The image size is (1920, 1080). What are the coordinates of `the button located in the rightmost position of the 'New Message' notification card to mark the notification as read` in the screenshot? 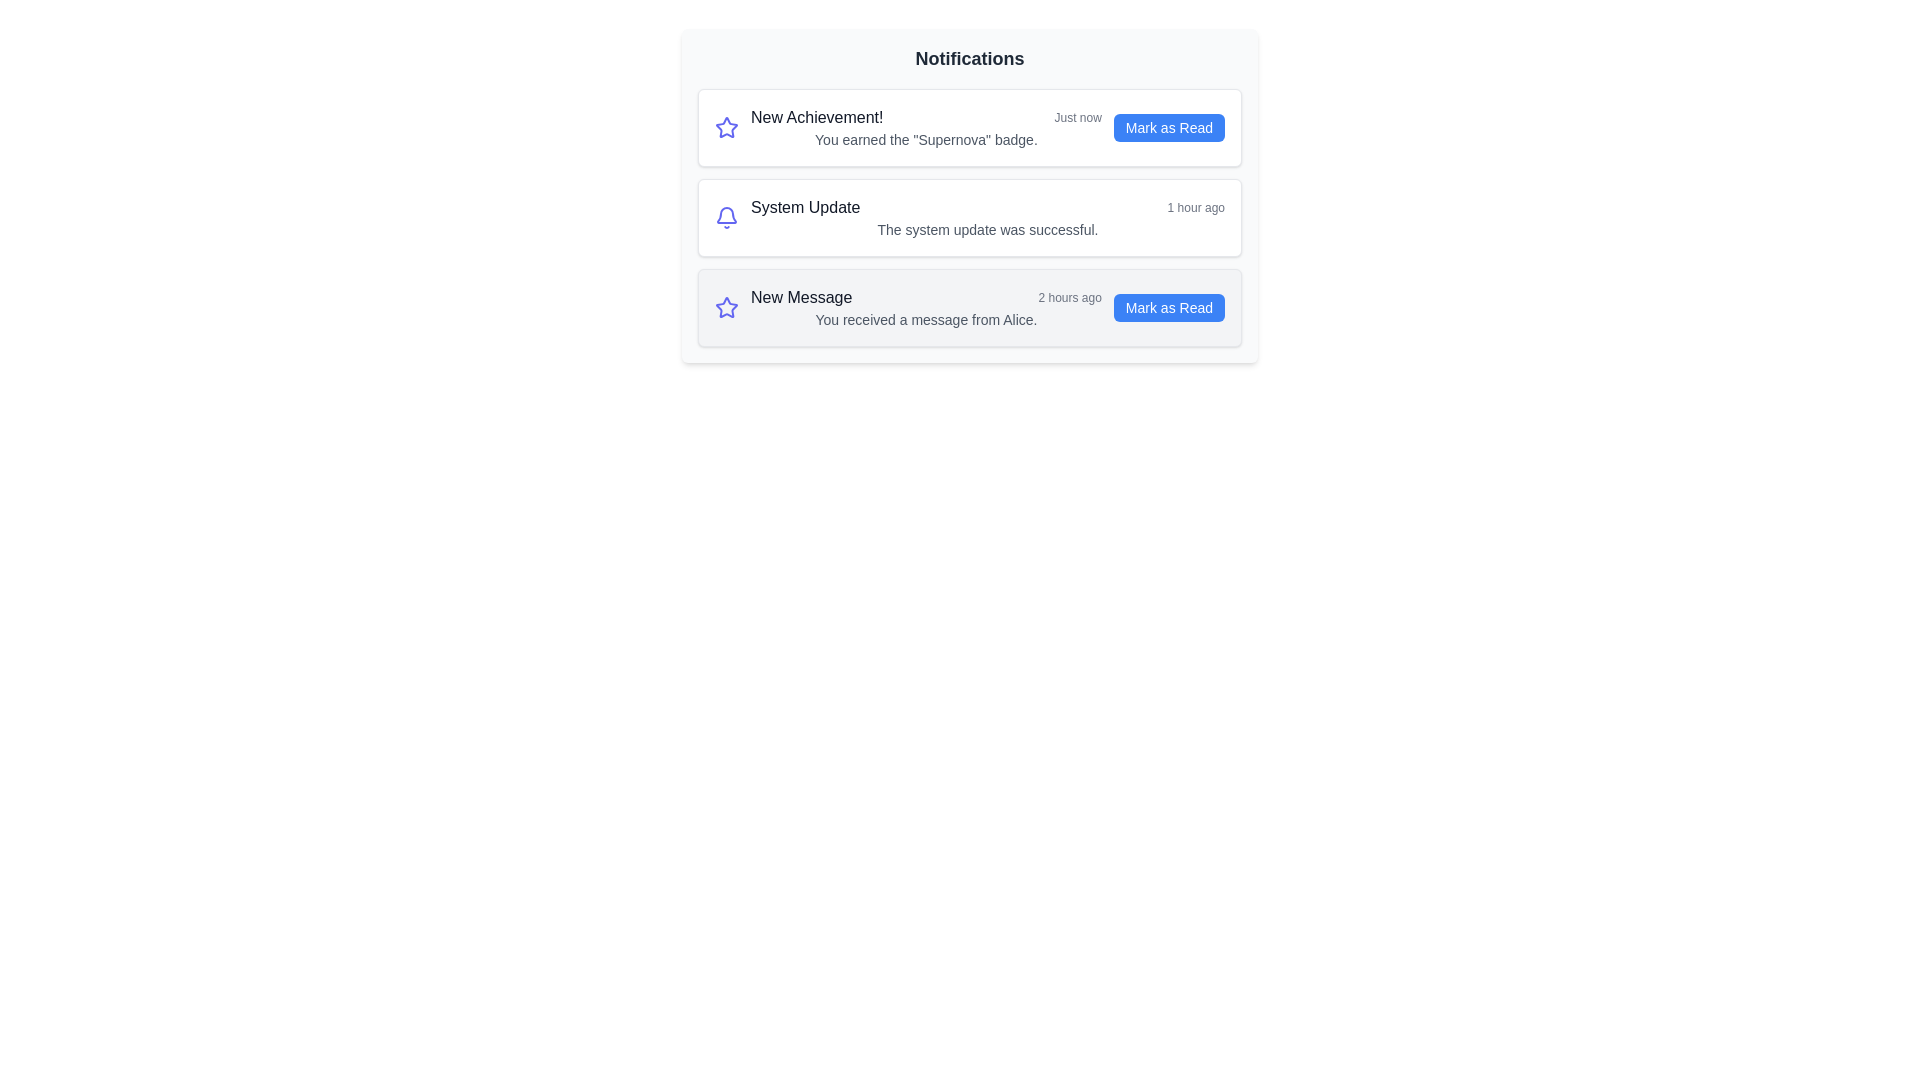 It's located at (1169, 308).